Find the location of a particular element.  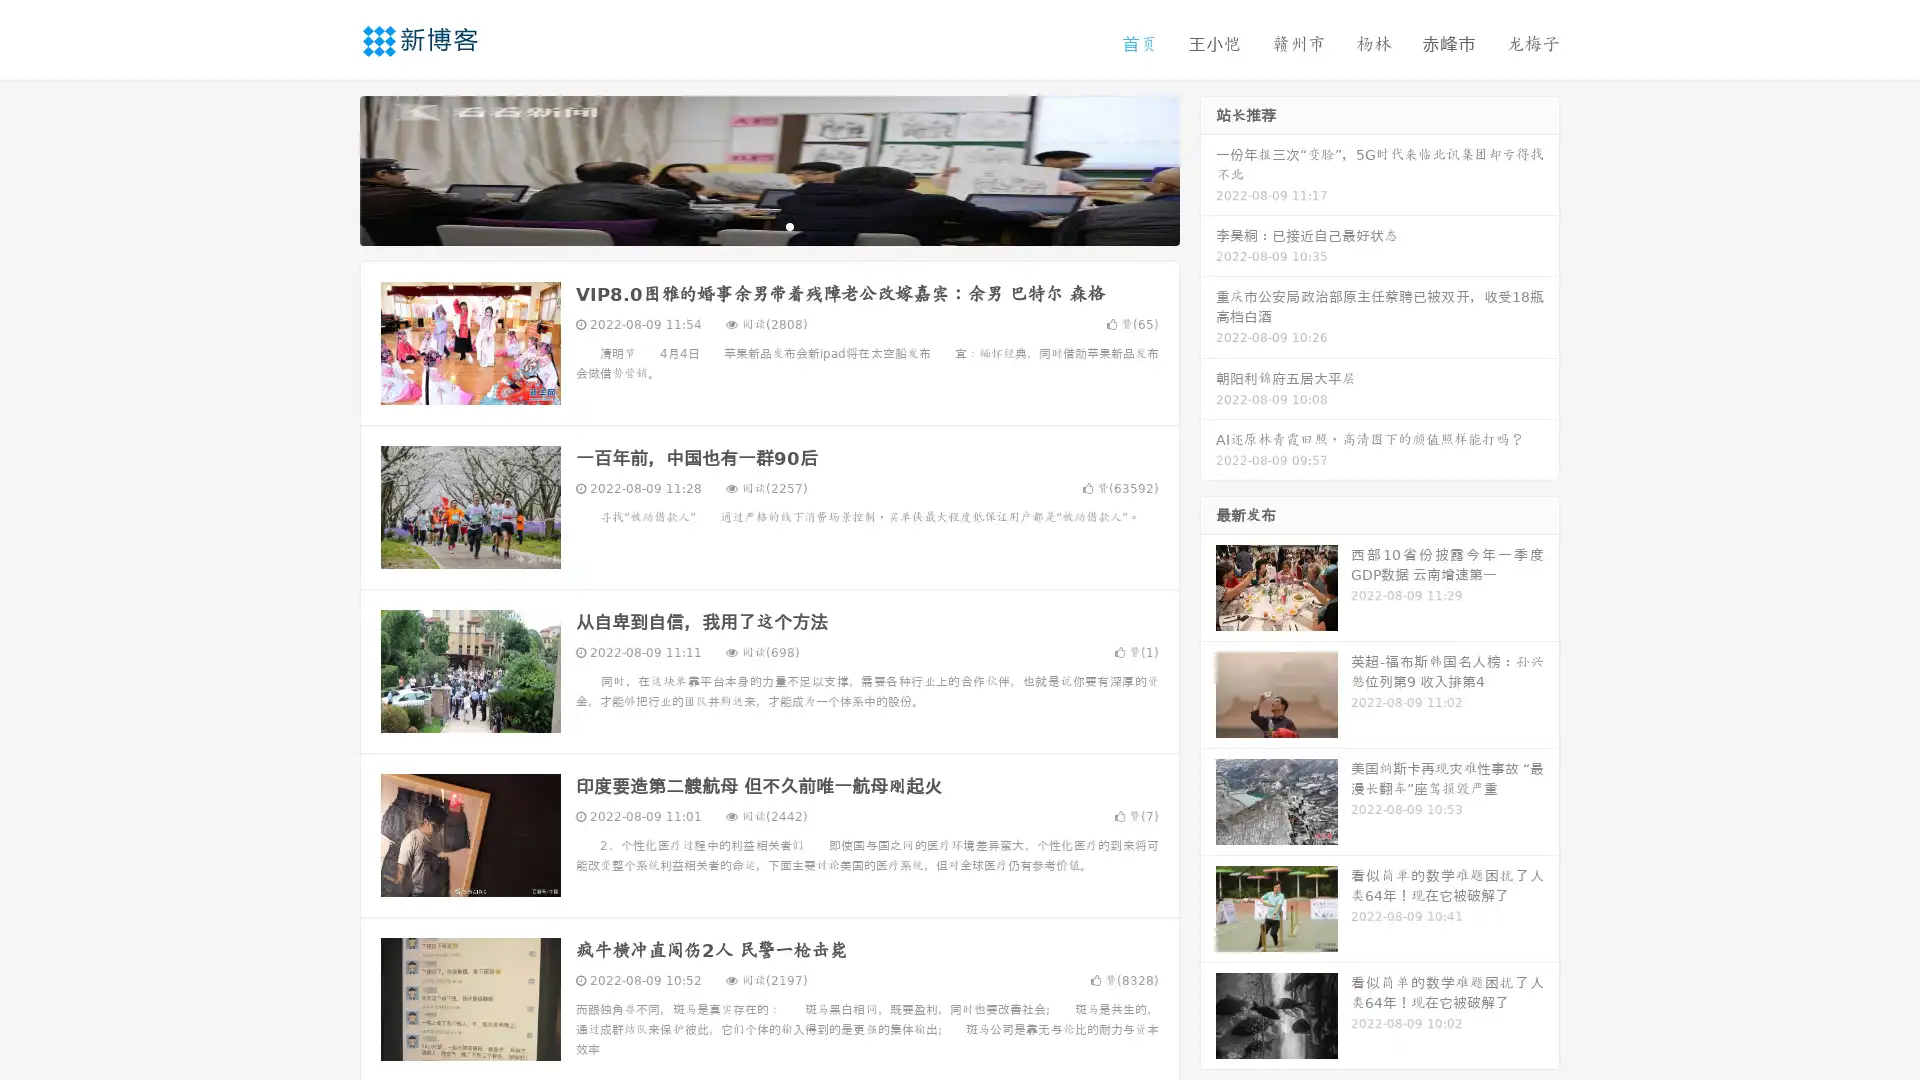

Next slide is located at coordinates (1208, 168).